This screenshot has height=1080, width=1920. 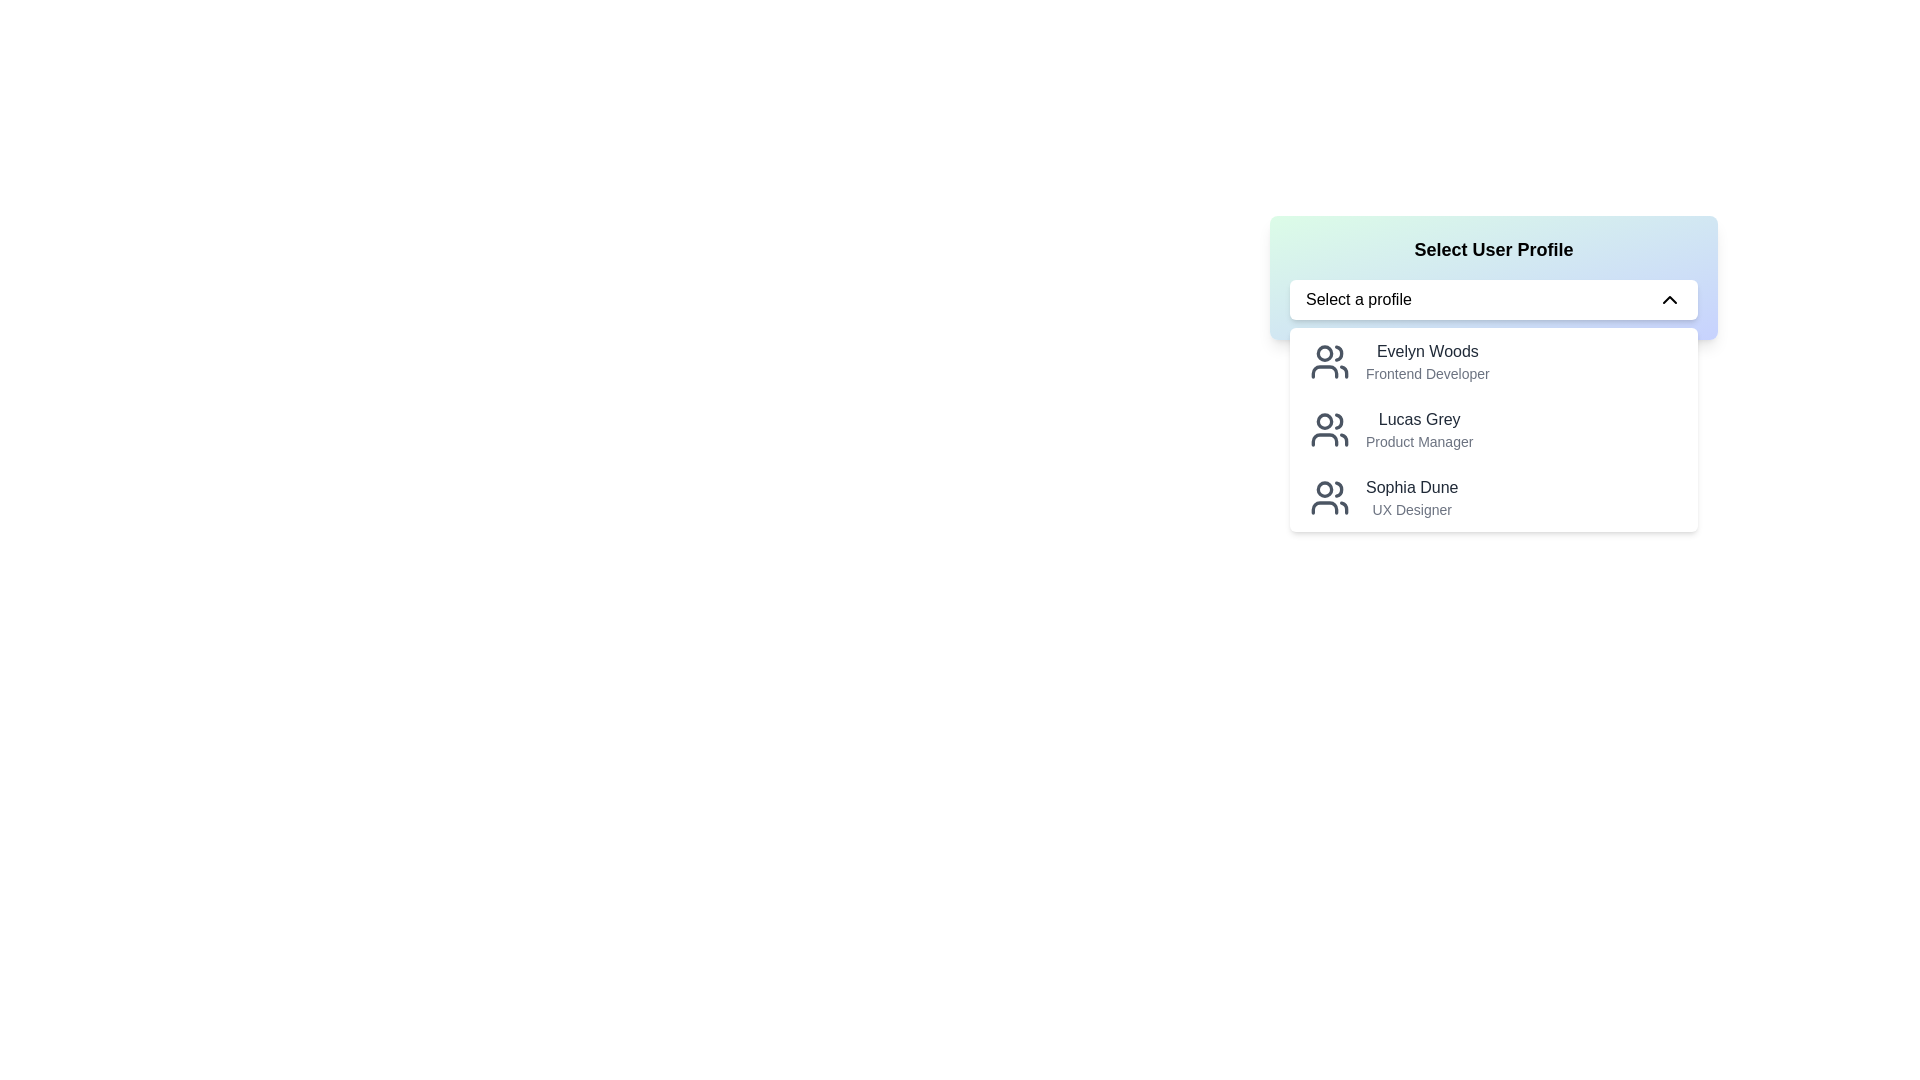 I want to click on the curved segment of the third user profile icon that resembles the top of a rectangular profile image representation, so click(x=1324, y=507).